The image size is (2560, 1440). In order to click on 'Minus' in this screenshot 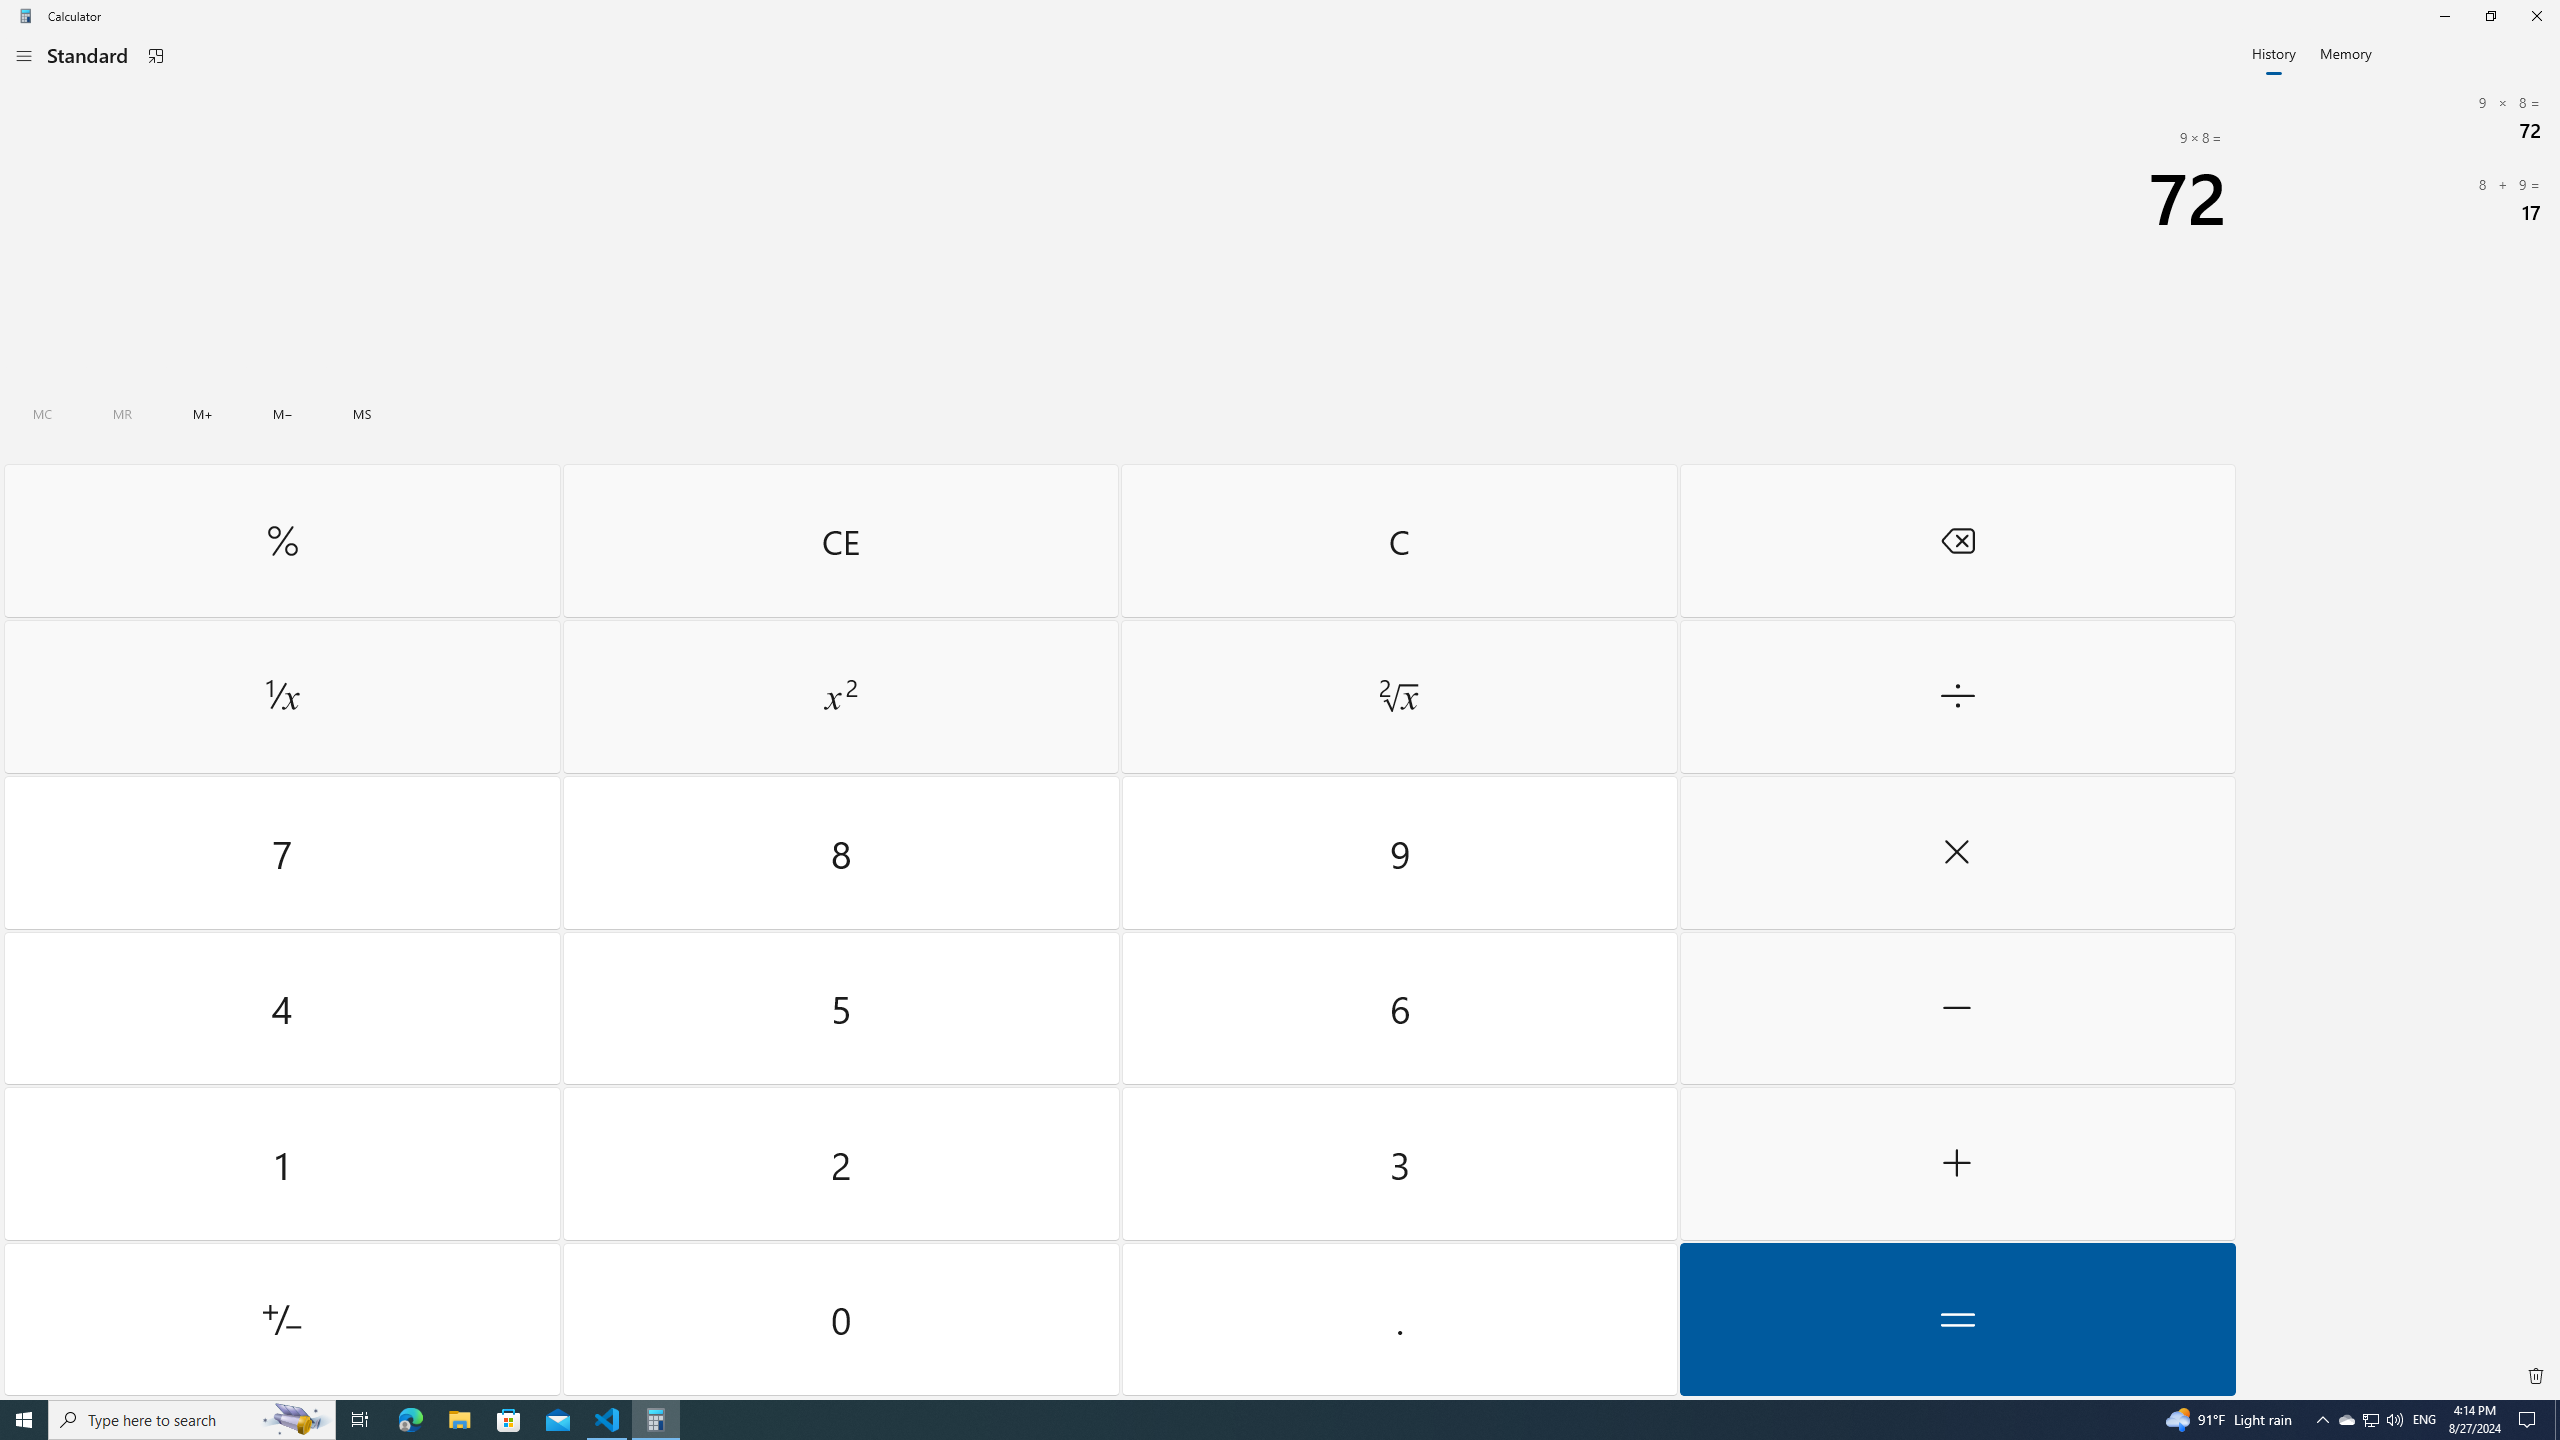, I will do `click(1956, 1007)`.